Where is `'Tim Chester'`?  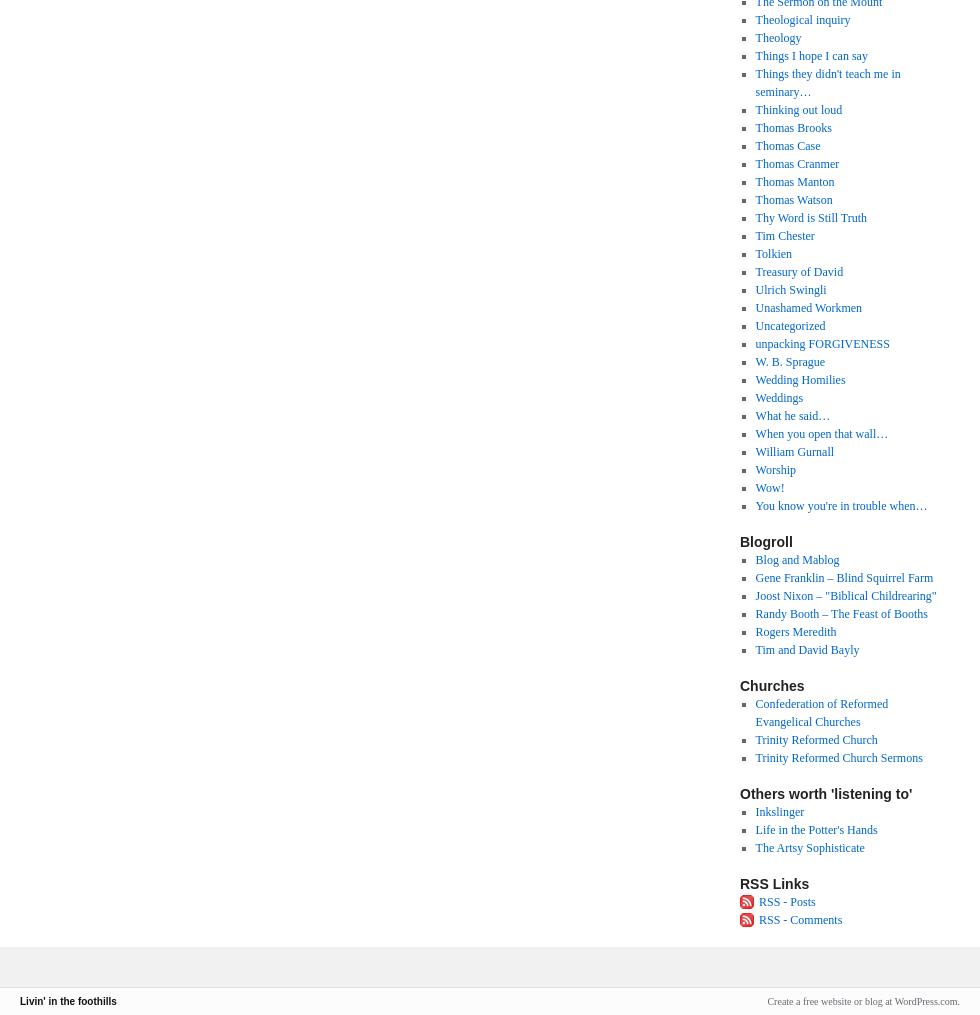 'Tim Chester' is located at coordinates (784, 235).